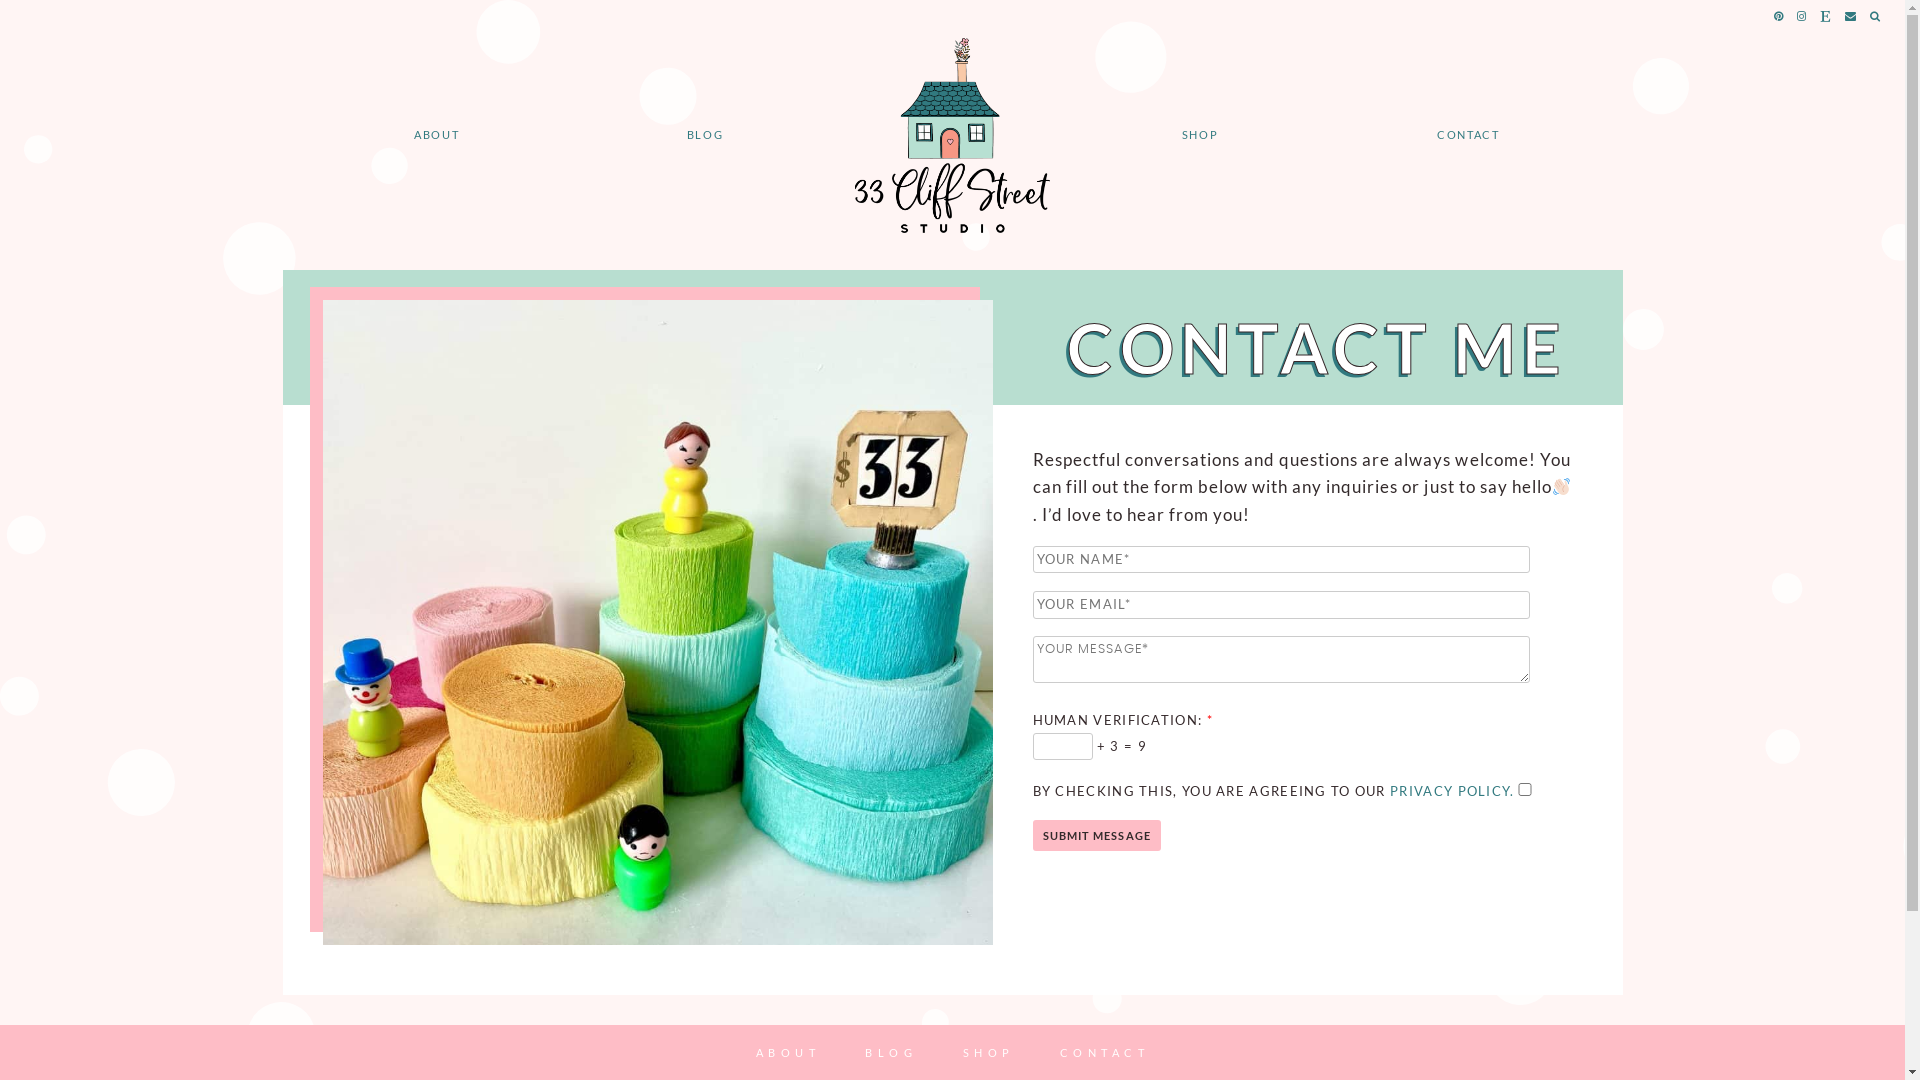  What do you see at coordinates (787, 1051) in the screenshot?
I see `'ABOUT'` at bounding box center [787, 1051].